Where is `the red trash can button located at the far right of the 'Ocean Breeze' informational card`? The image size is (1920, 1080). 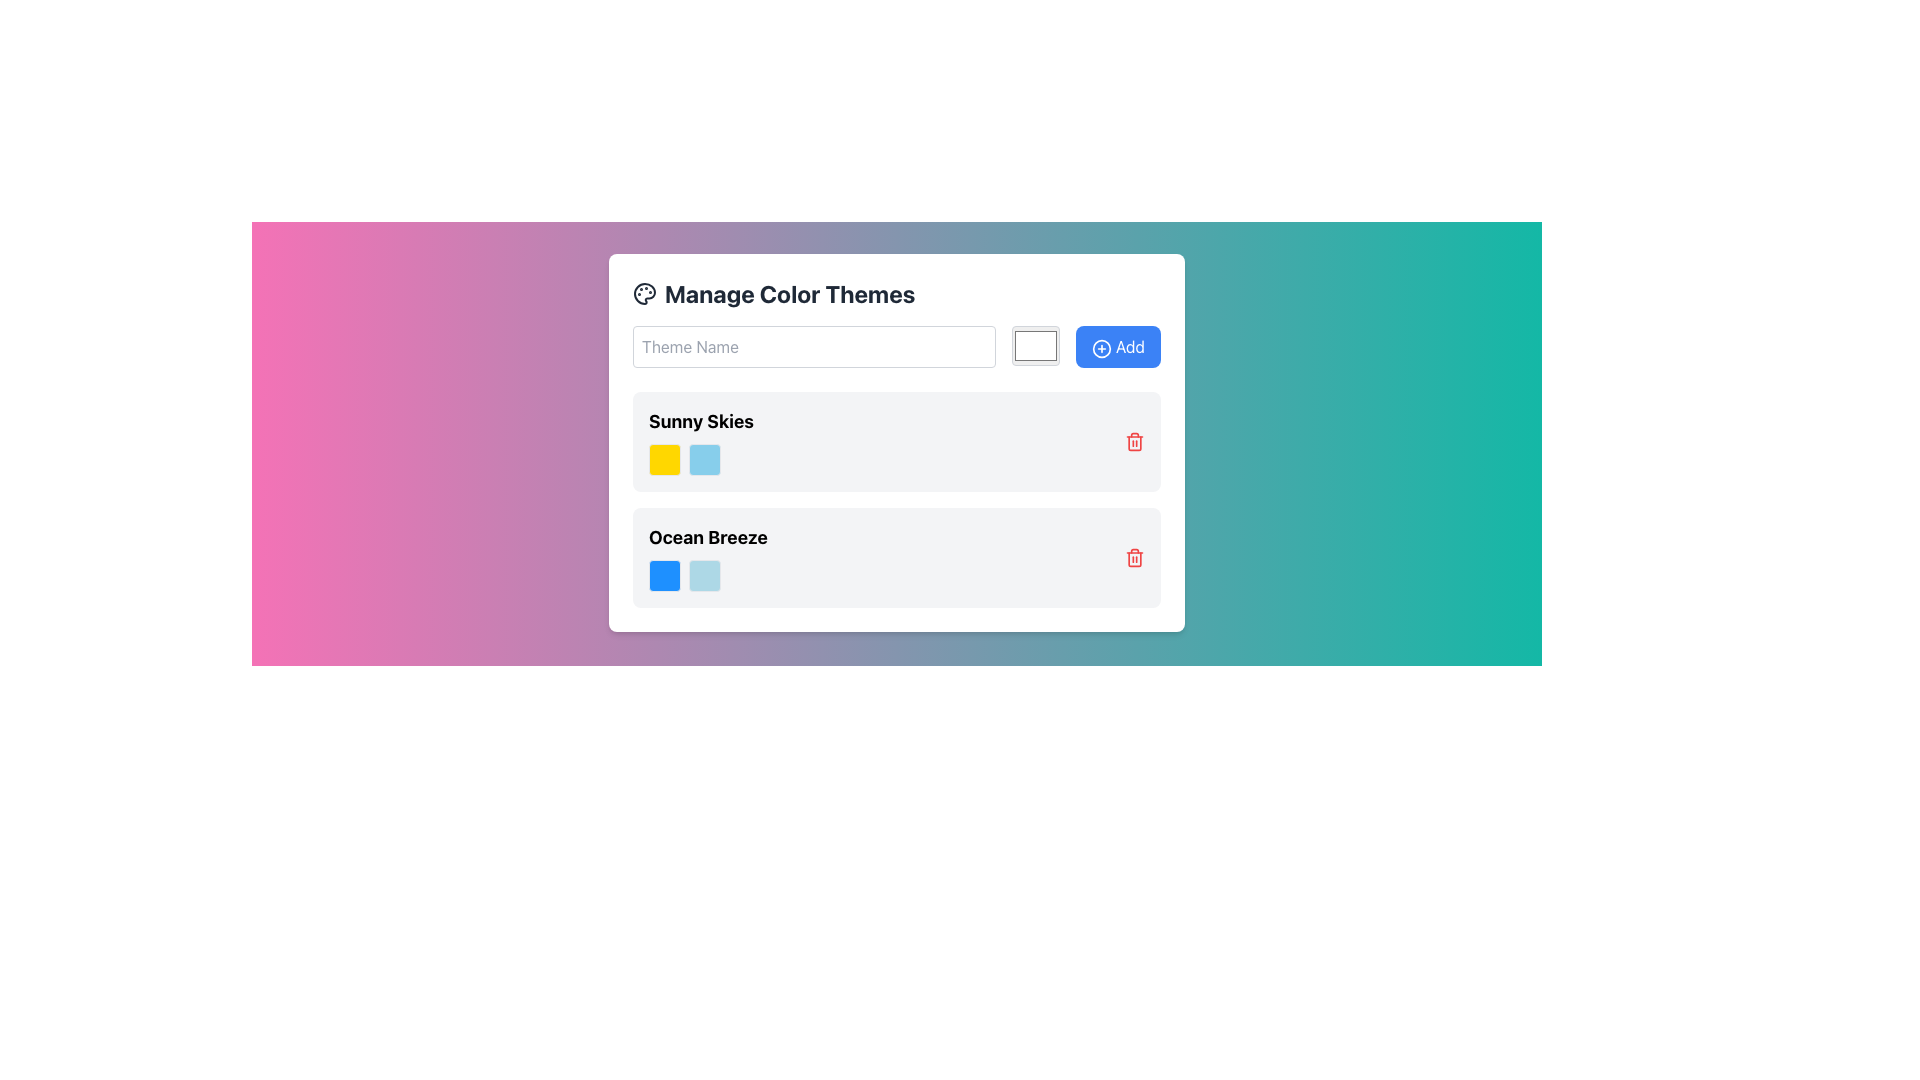
the red trash can button located at the far right of the 'Ocean Breeze' informational card is located at coordinates (1134, 558).